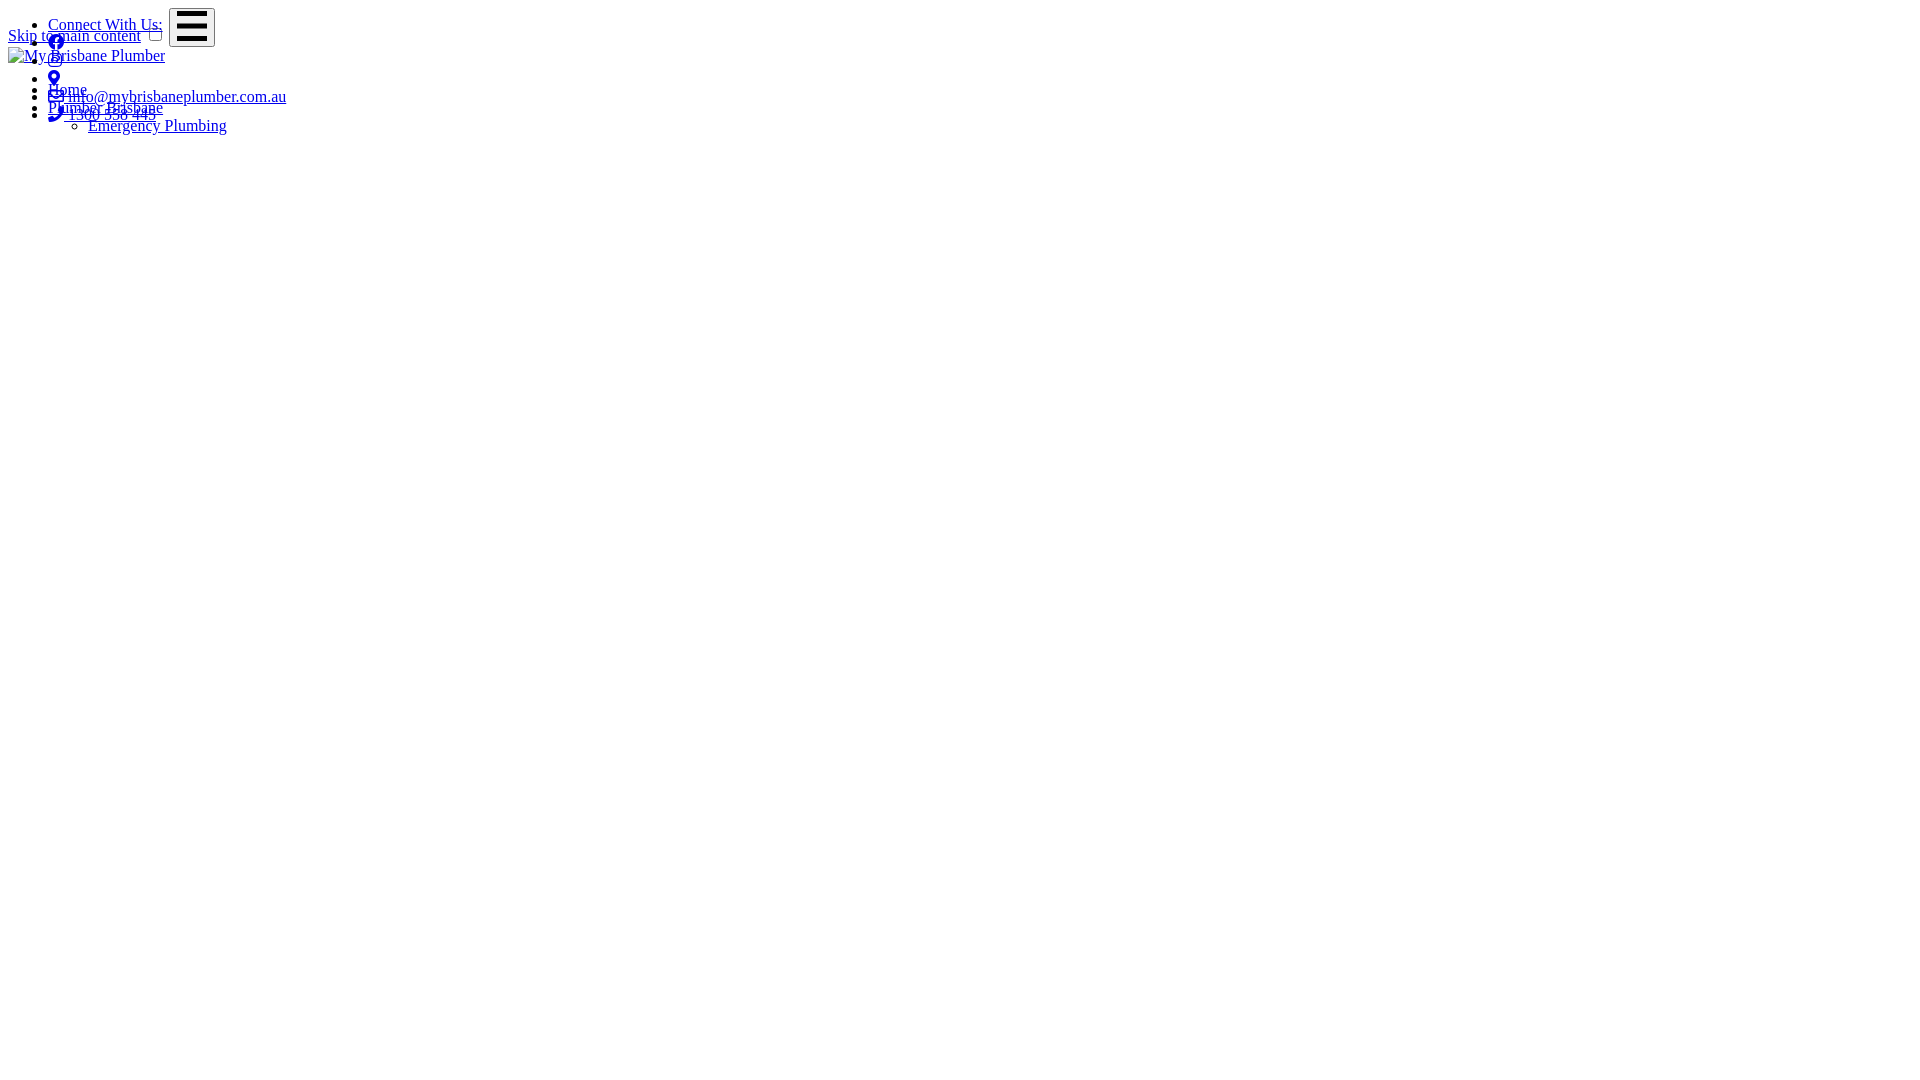  I want to click on 'Home', so click(67, 88).